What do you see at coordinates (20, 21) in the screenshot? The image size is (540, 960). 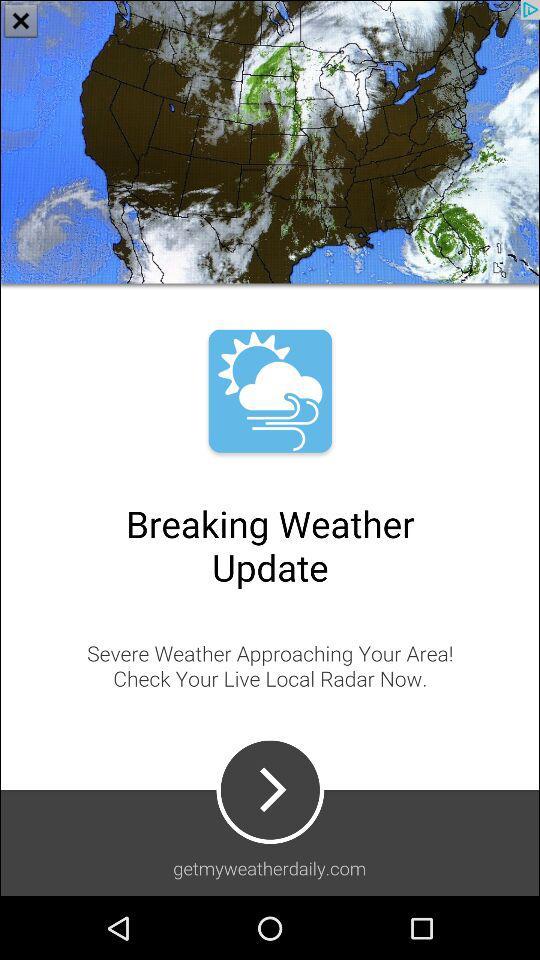 I see `the close icon` at bounding box center [20, 21].